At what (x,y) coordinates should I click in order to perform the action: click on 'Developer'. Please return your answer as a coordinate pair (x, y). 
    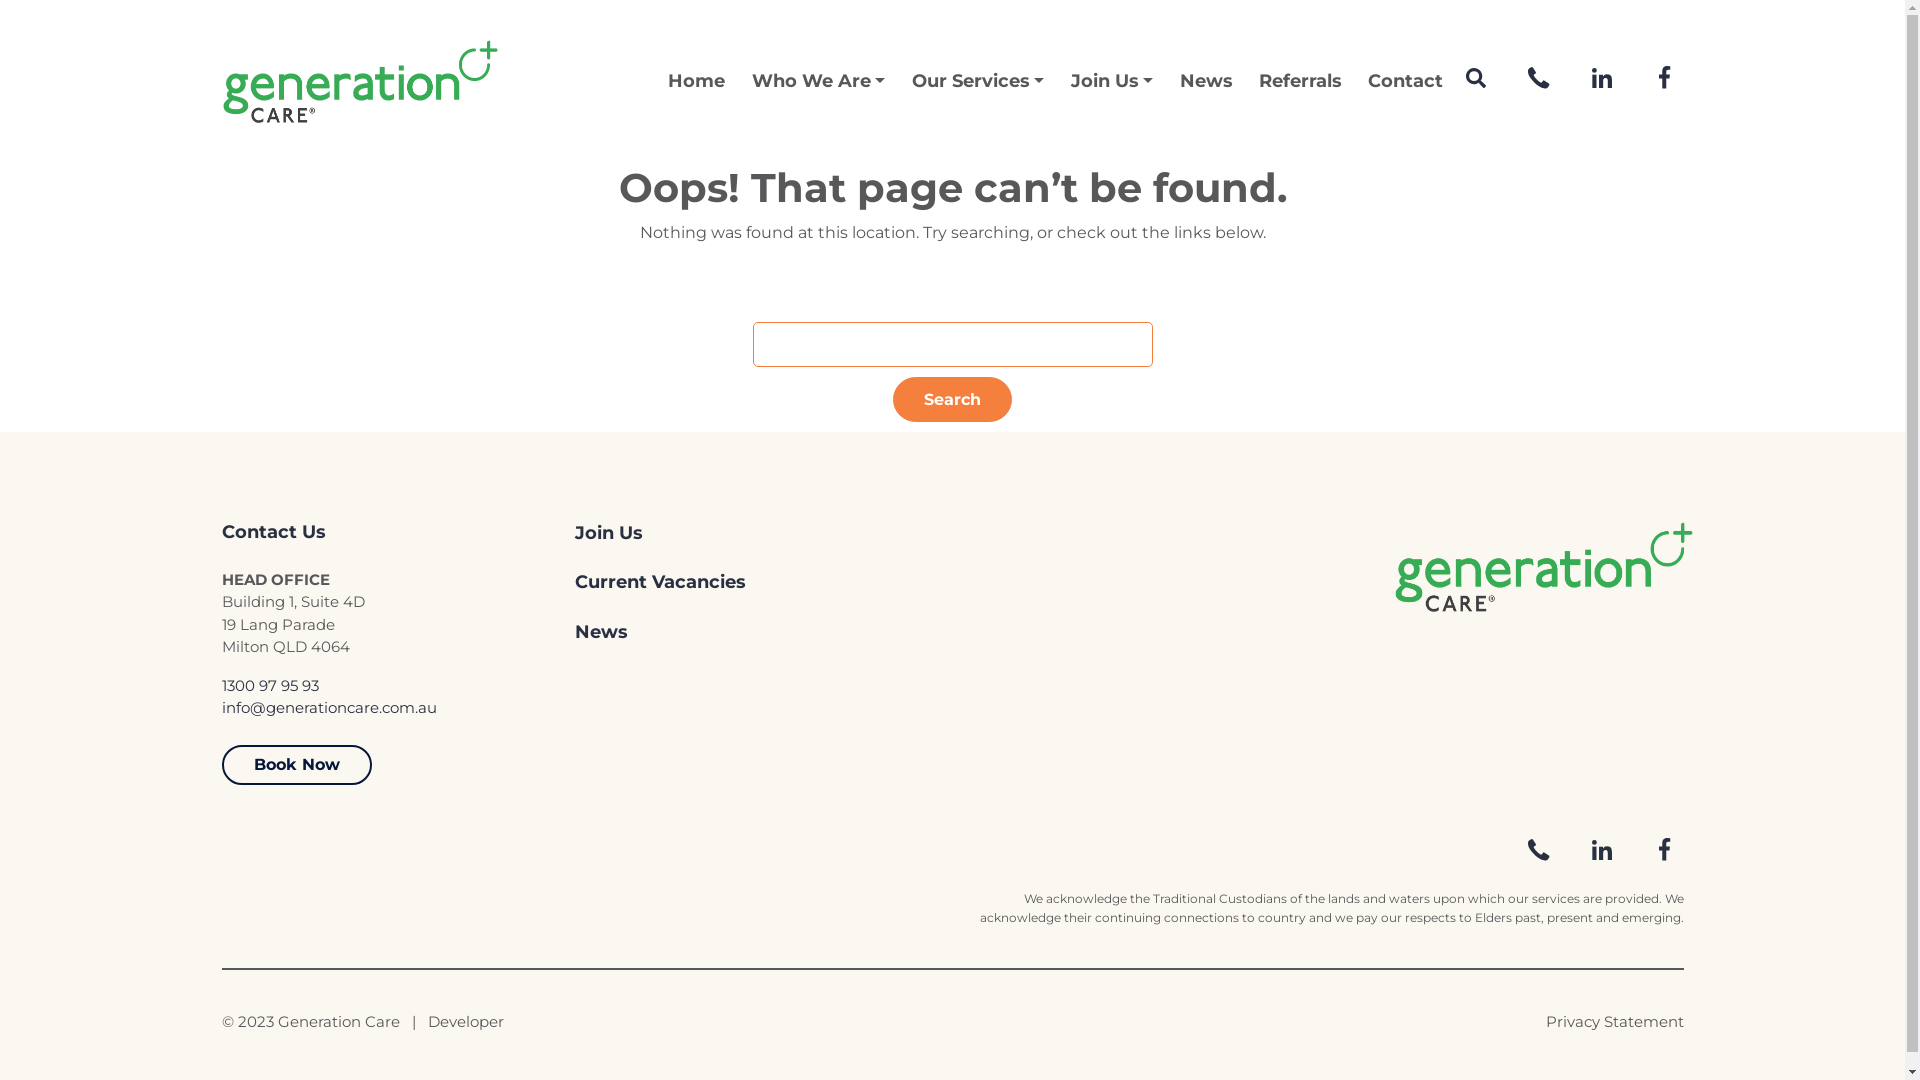
    Looking at the image, I should click on (464, 1021).